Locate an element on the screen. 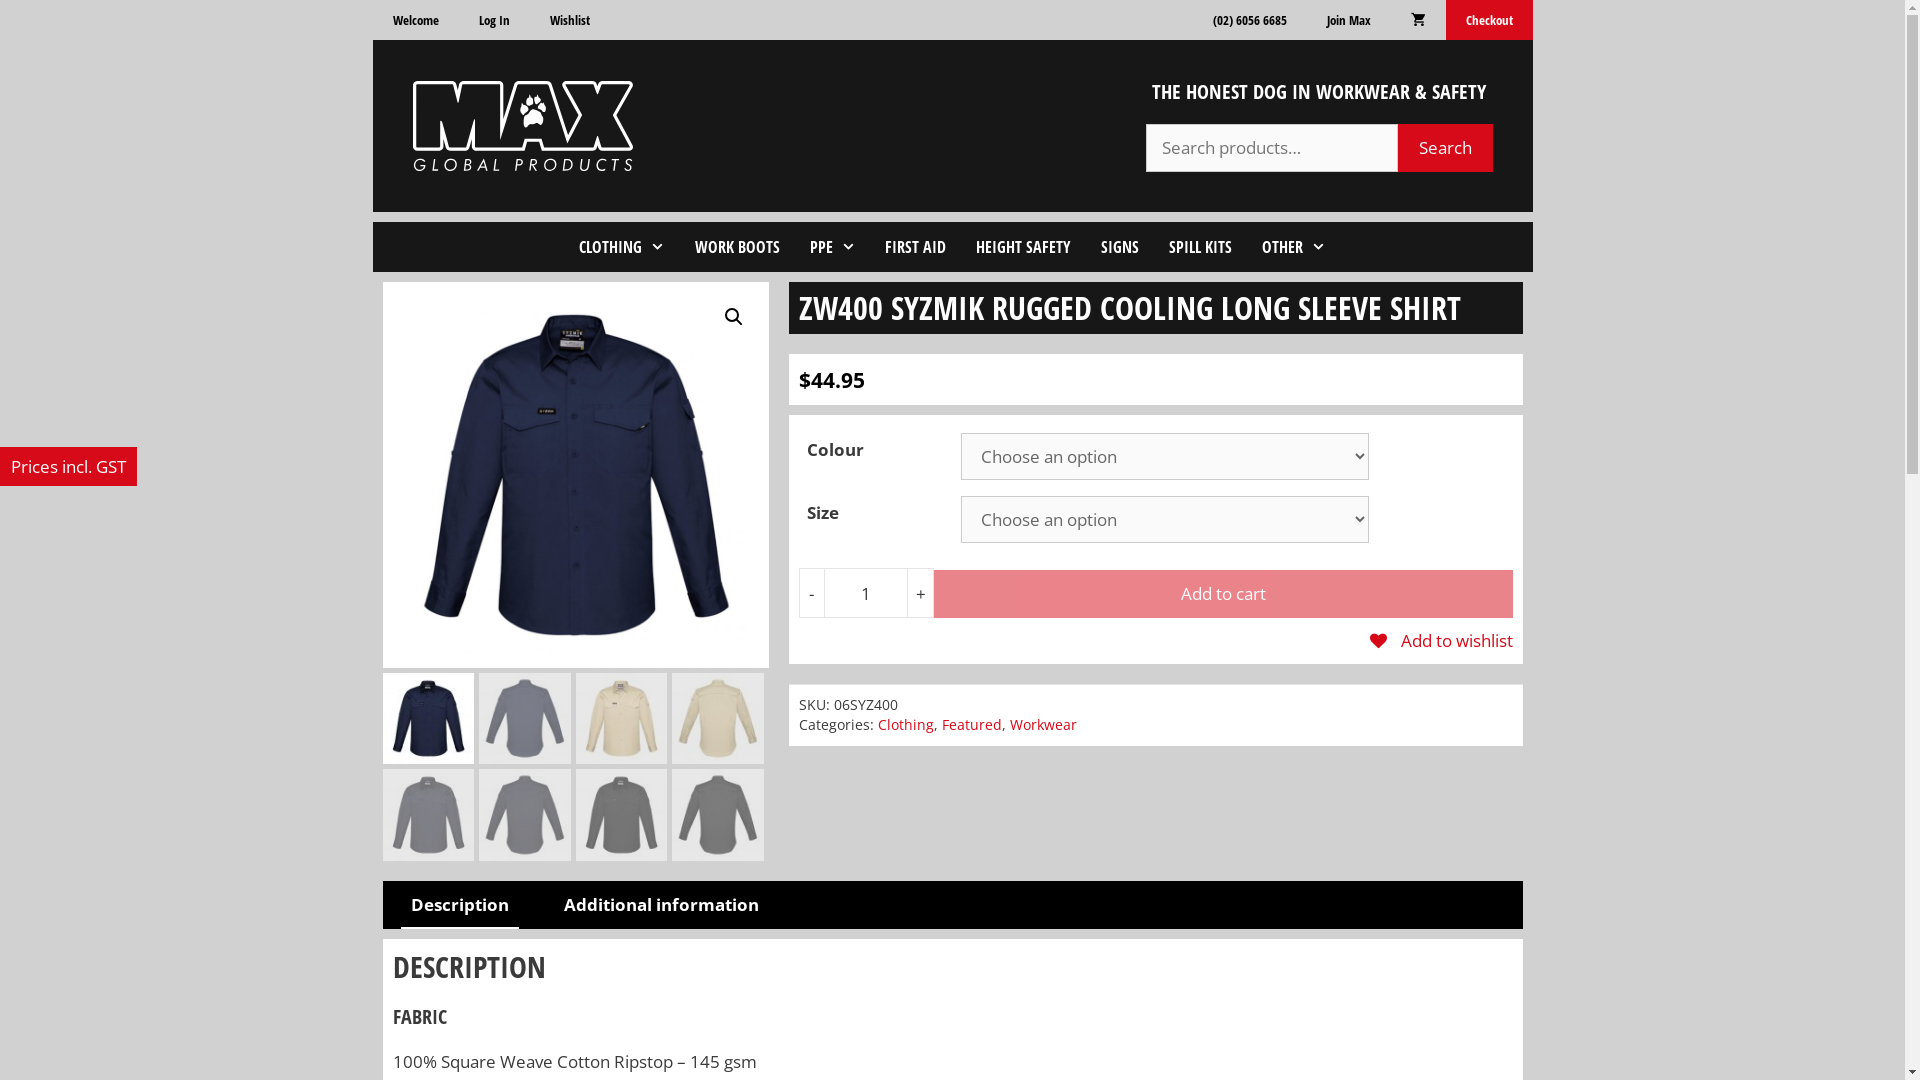  'View your shopping cart' is located at coordinates (1416, 19).